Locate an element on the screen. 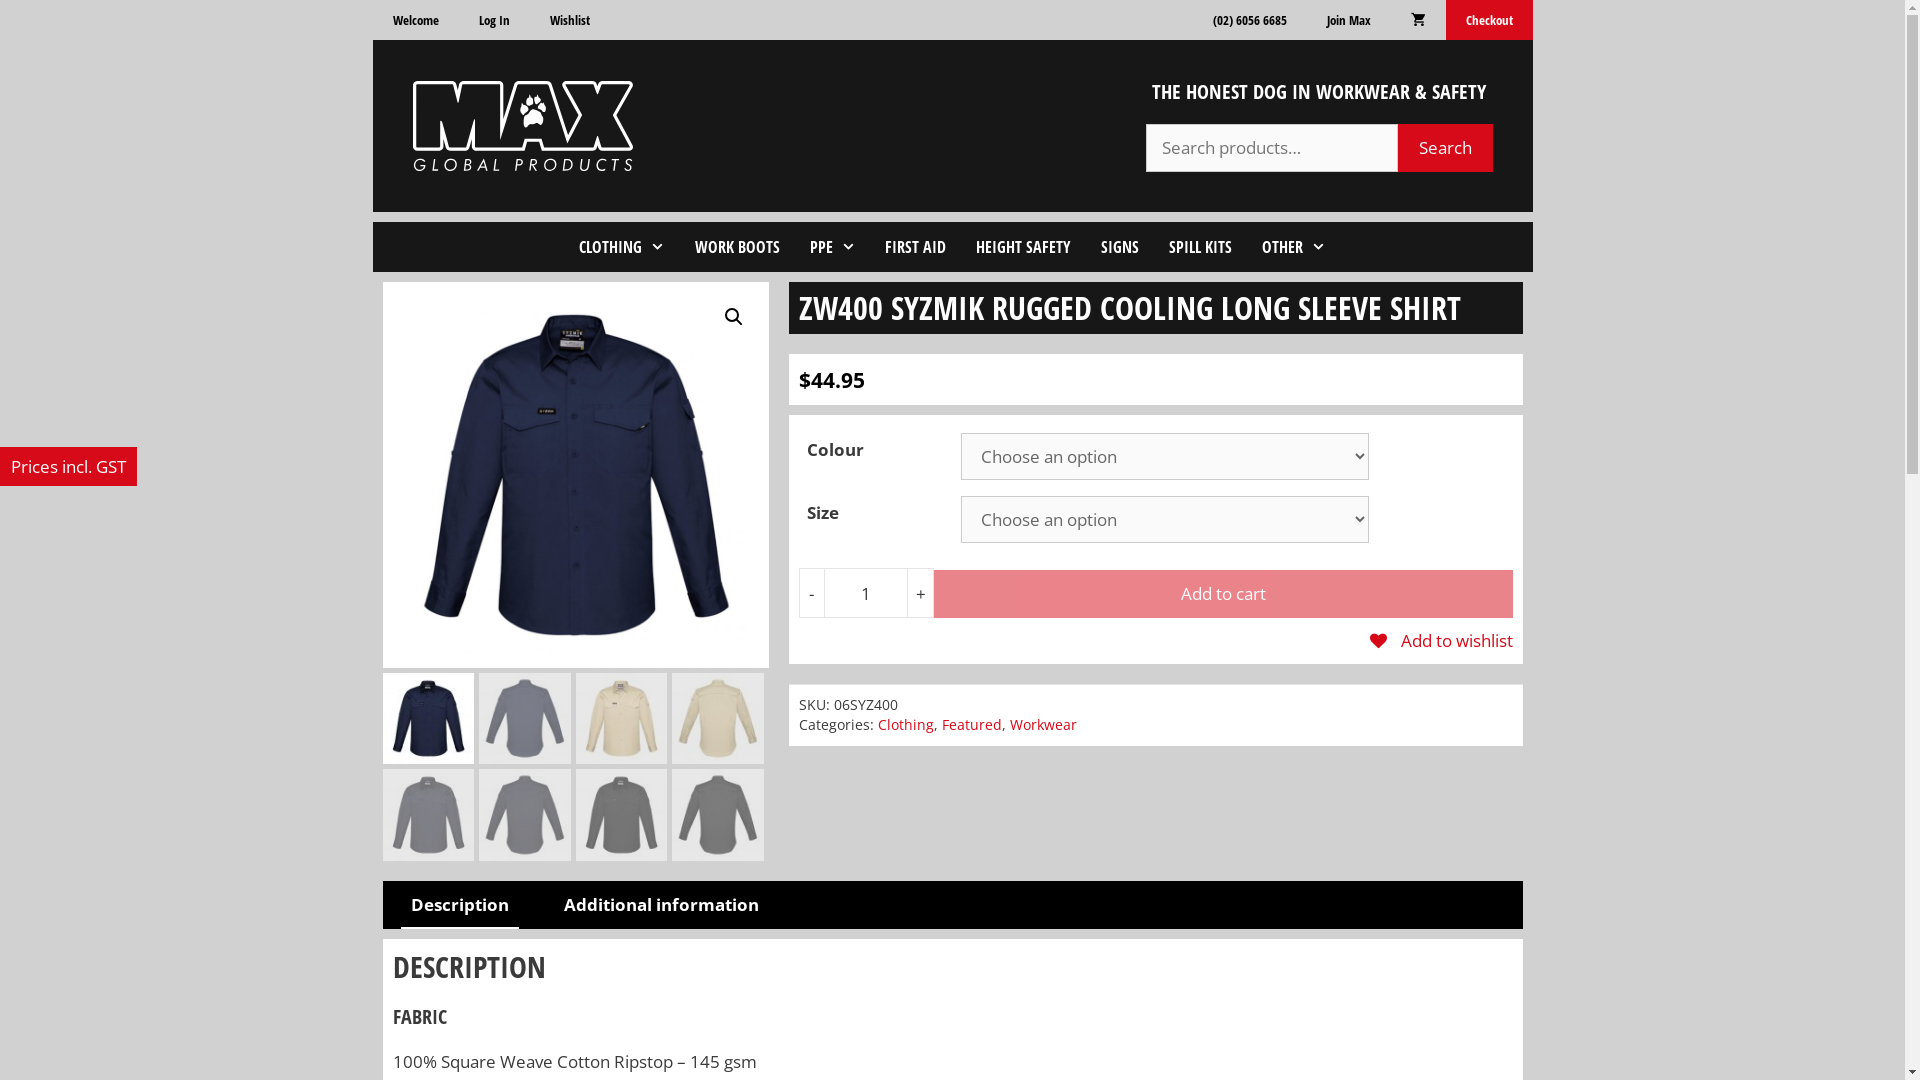  'View your shopping cart' is located at coordinates (1416, 19).